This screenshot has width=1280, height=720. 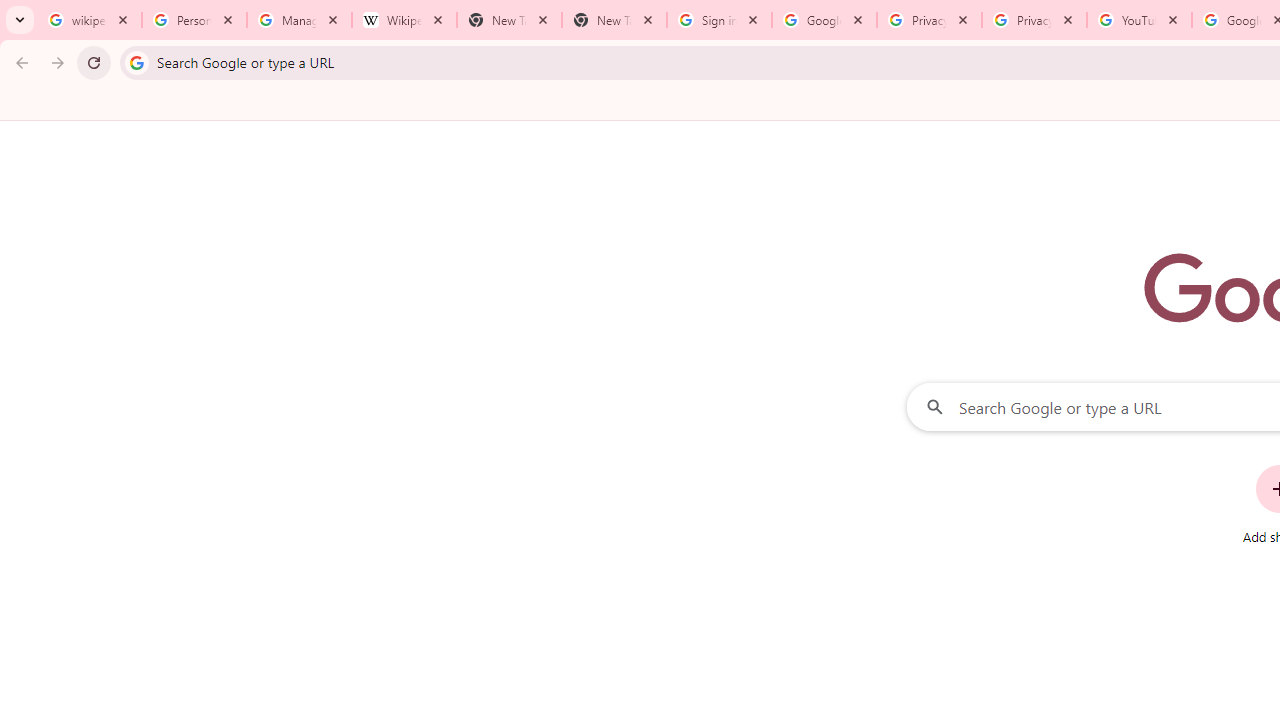 I want to click on 'YouTube', so click(x=1139, y=20).